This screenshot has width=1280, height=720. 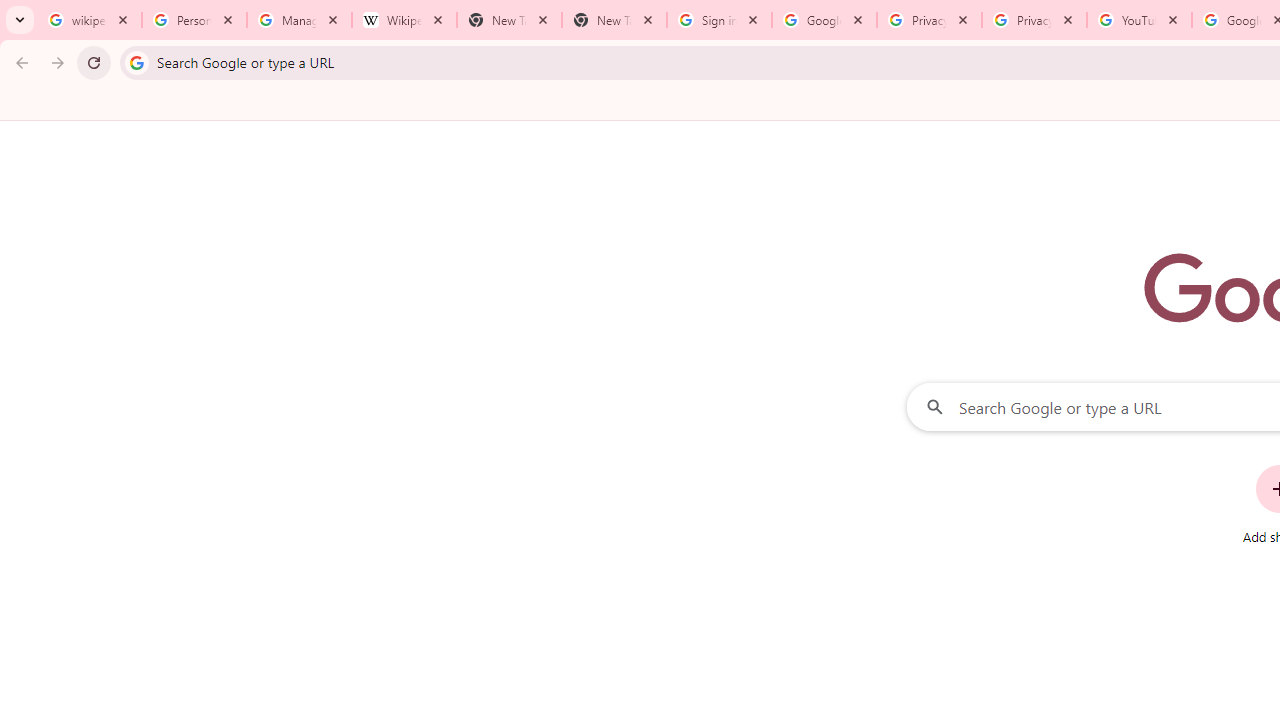 I want to click on 'YouTube', so click(x=1139, y=20).